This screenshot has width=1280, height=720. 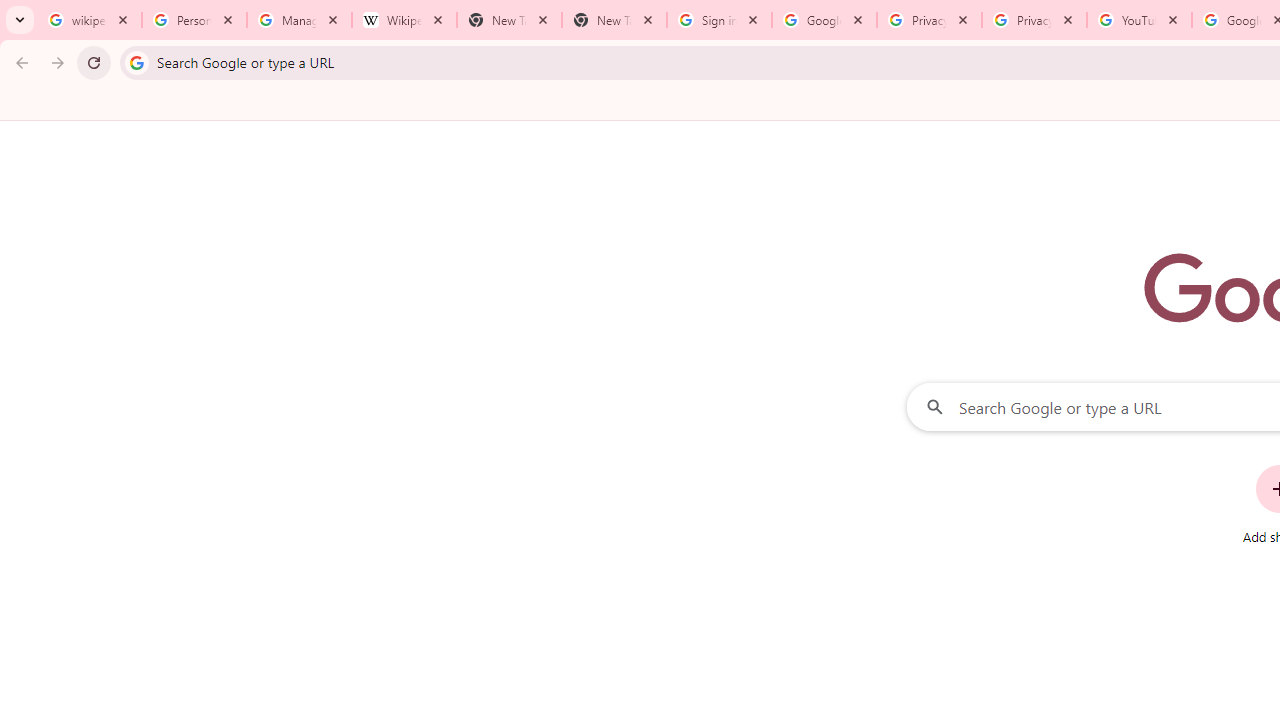 I want to click on 'YouTube', so click(x=1139, y=20).